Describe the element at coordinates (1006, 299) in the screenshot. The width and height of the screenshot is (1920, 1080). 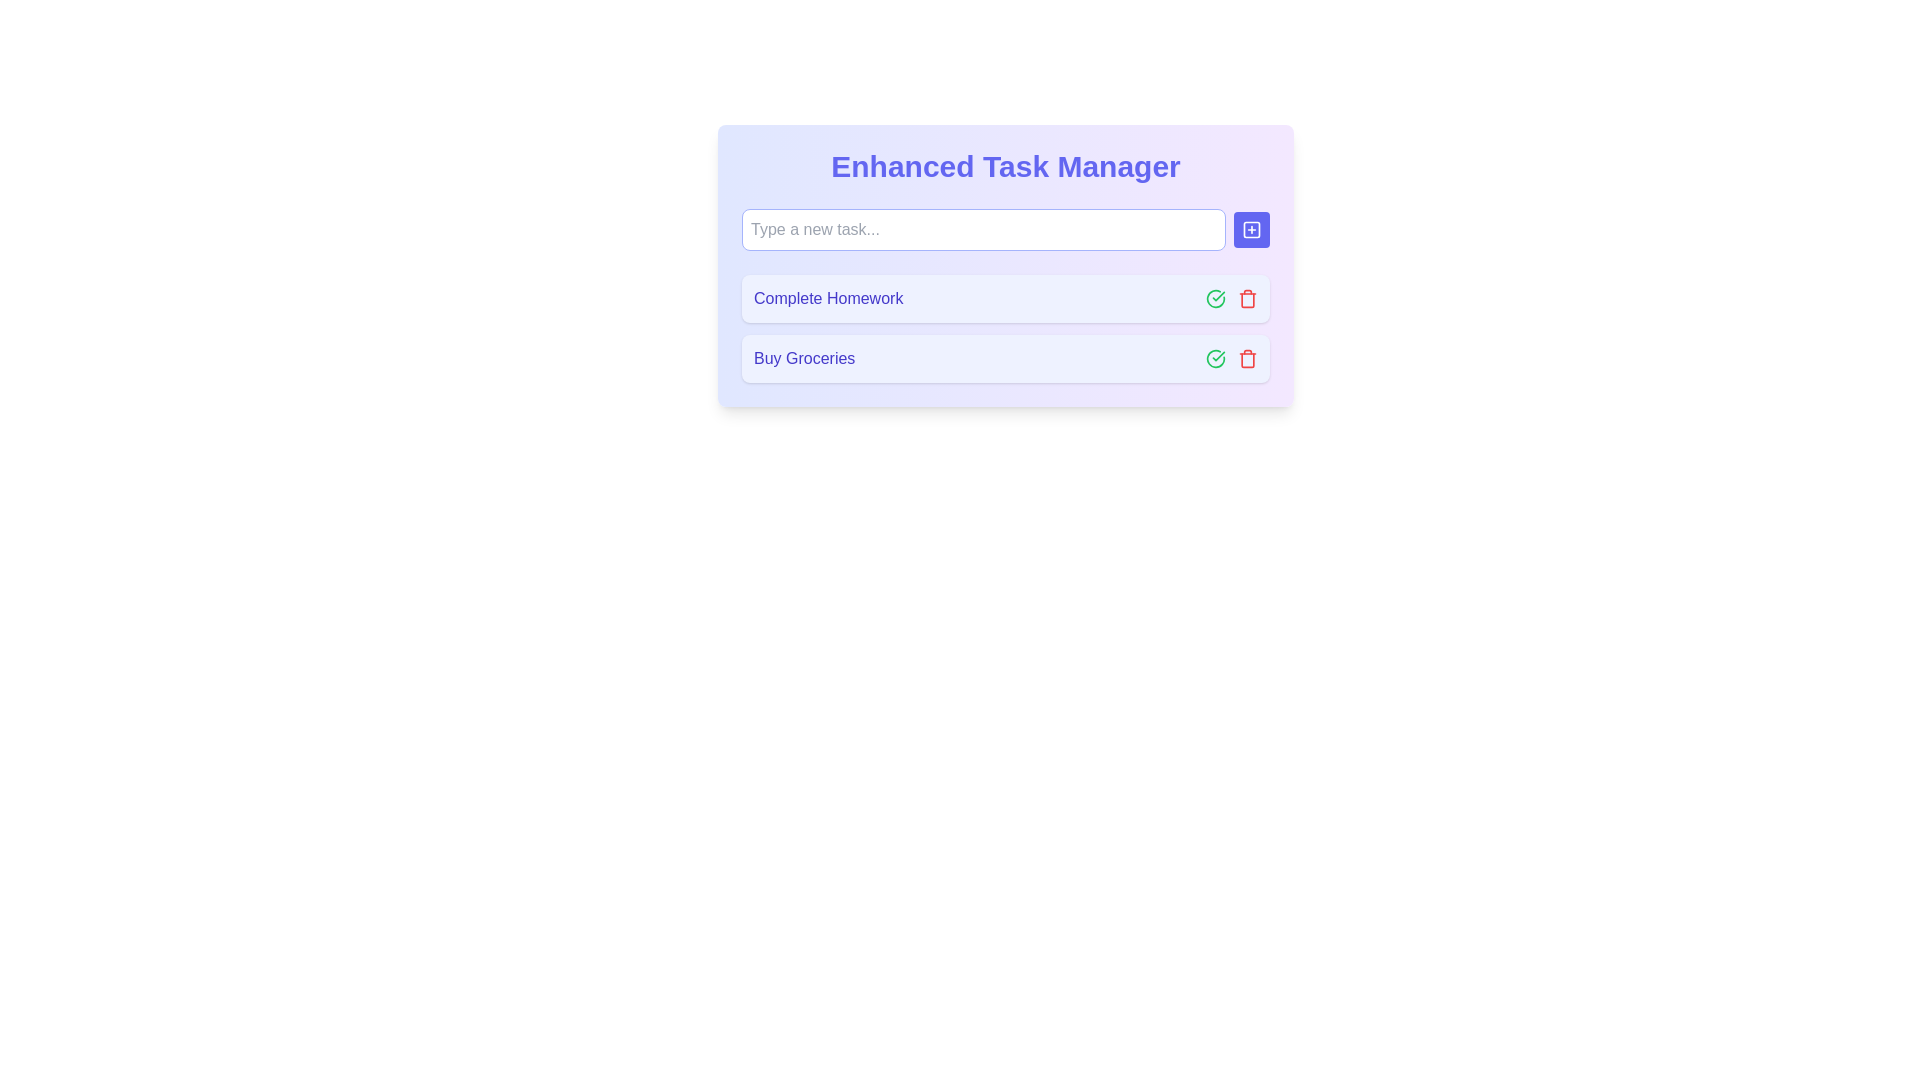
I see `task text 'Complete Homework' from the first Task List Item, which is a rectangular box with a light indigo background and contains a green checkmark and a red trash can icon` at that location.